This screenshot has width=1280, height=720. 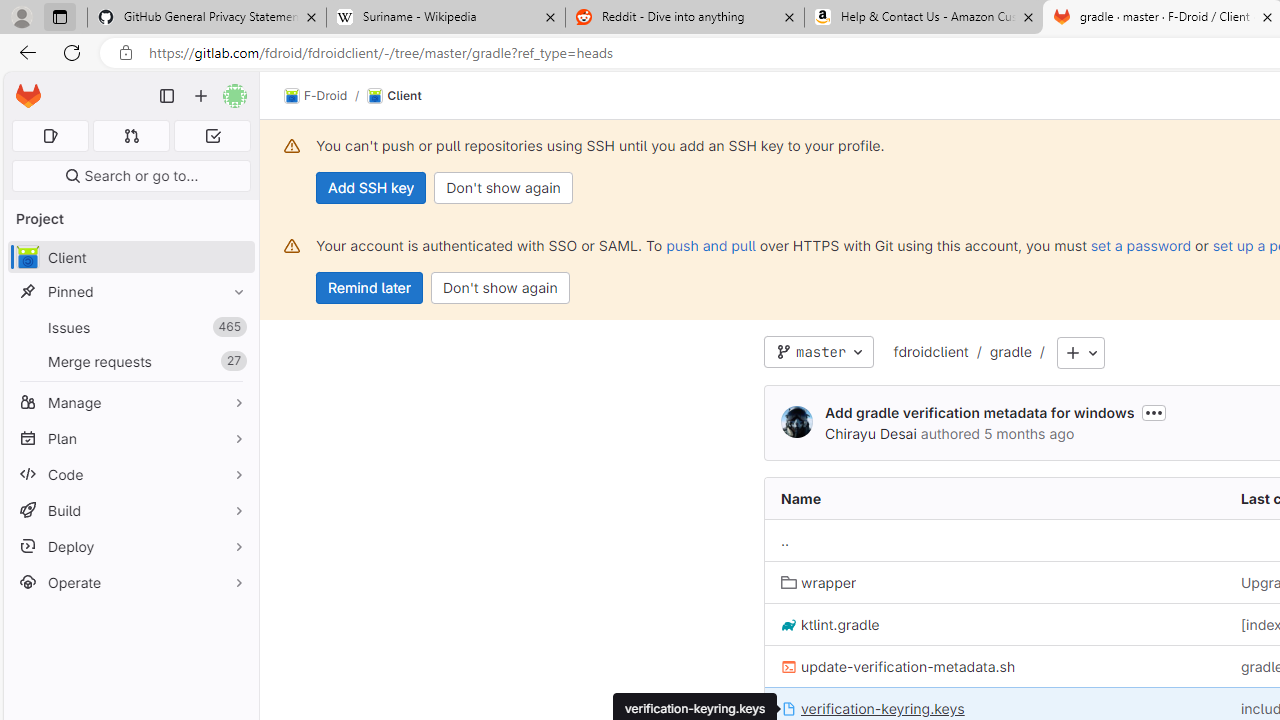 I want to click on 'Go to parent', so click(x=784, y=541).